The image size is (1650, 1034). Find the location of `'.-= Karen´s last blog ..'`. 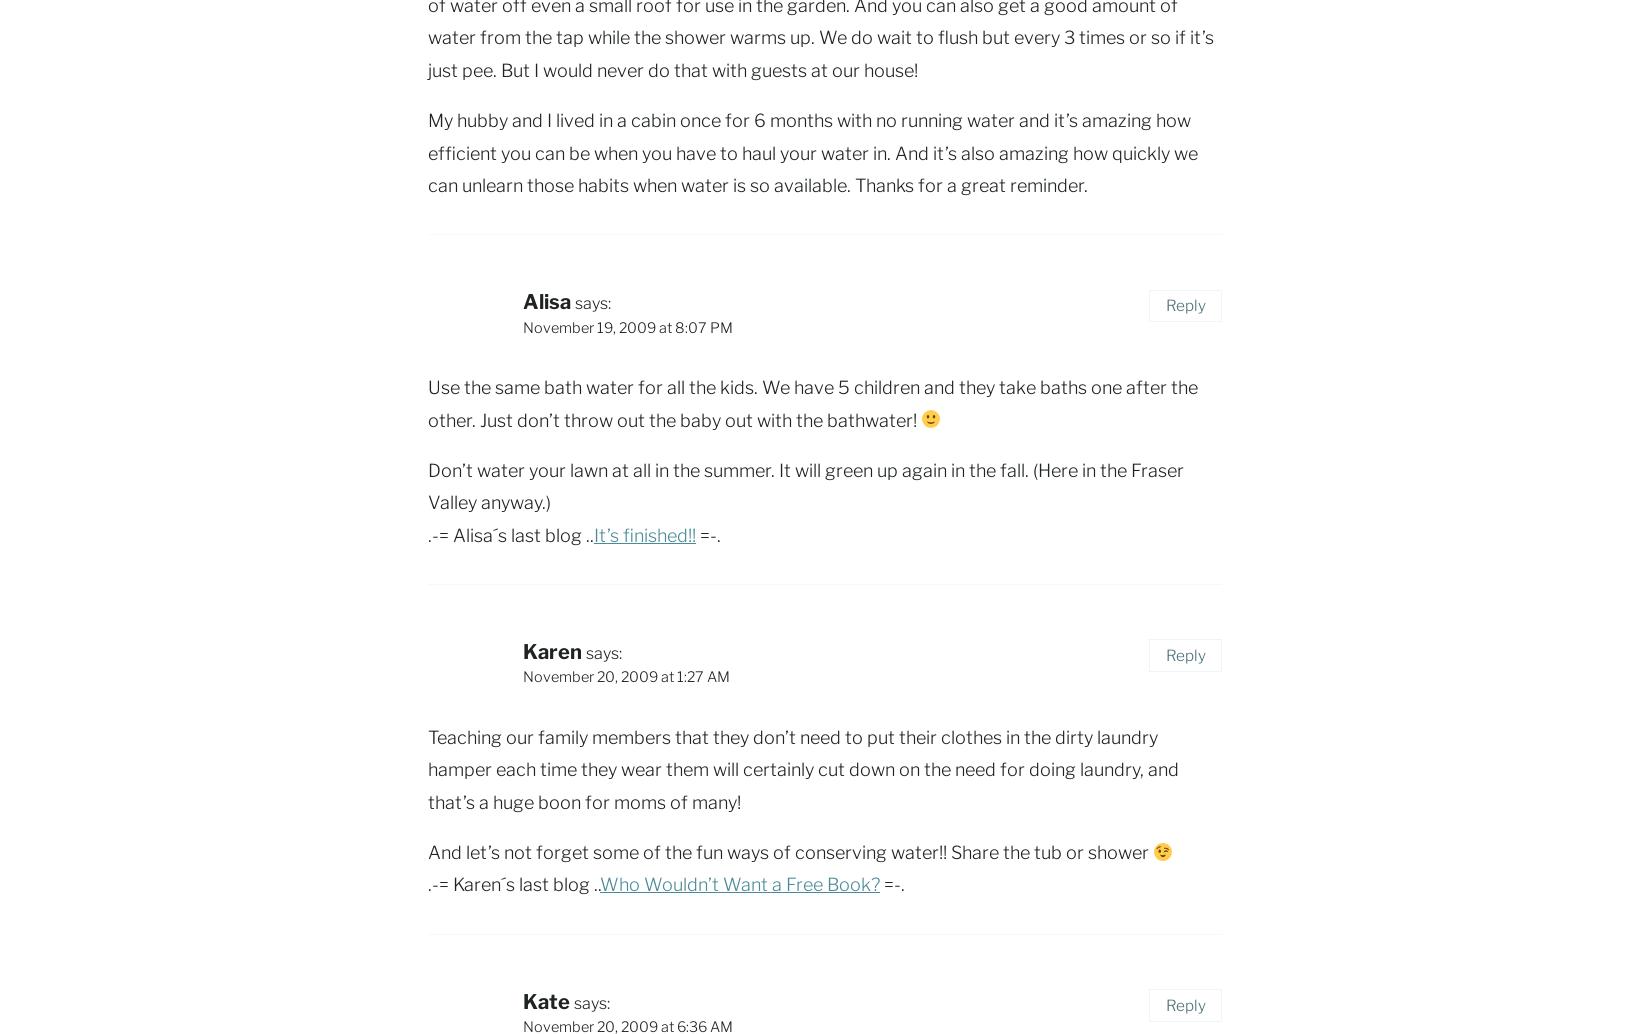

'.-= Karen´s last blog ..' is located at coordinates (512, 883).